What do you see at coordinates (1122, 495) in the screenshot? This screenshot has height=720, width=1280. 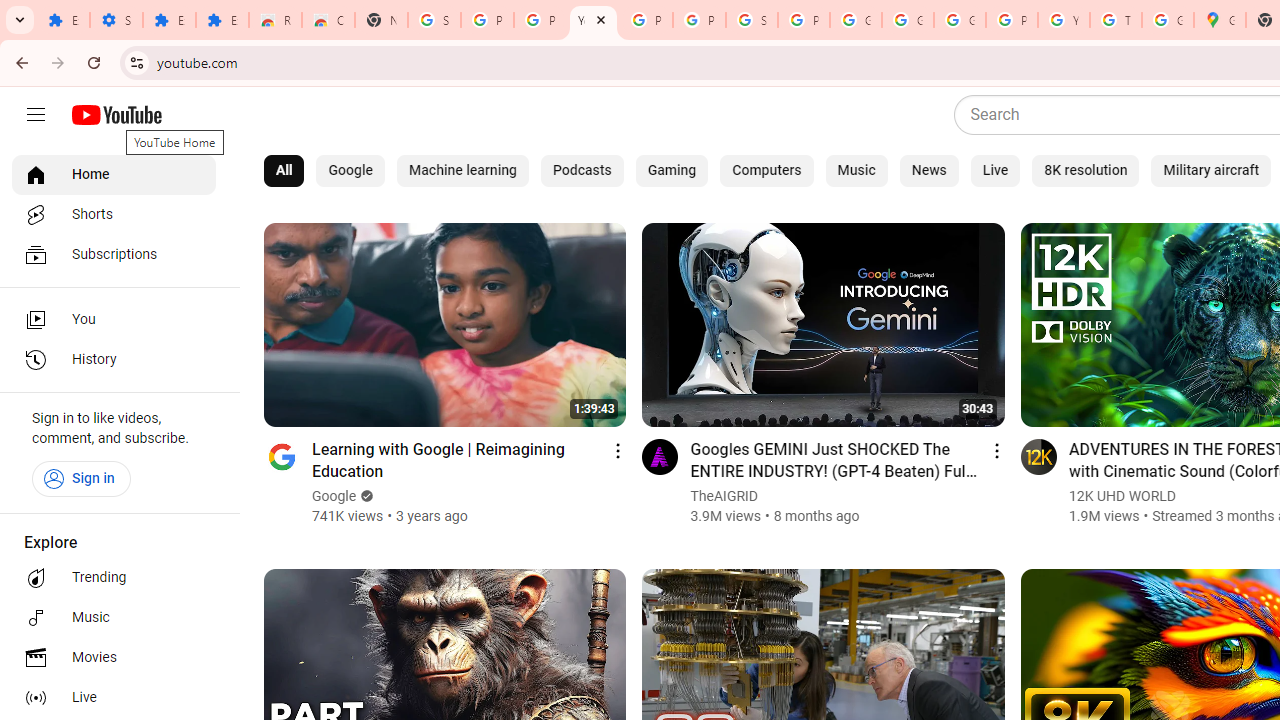 I see `'12K UHD WORLD'` at bounding box center [1122, 495].